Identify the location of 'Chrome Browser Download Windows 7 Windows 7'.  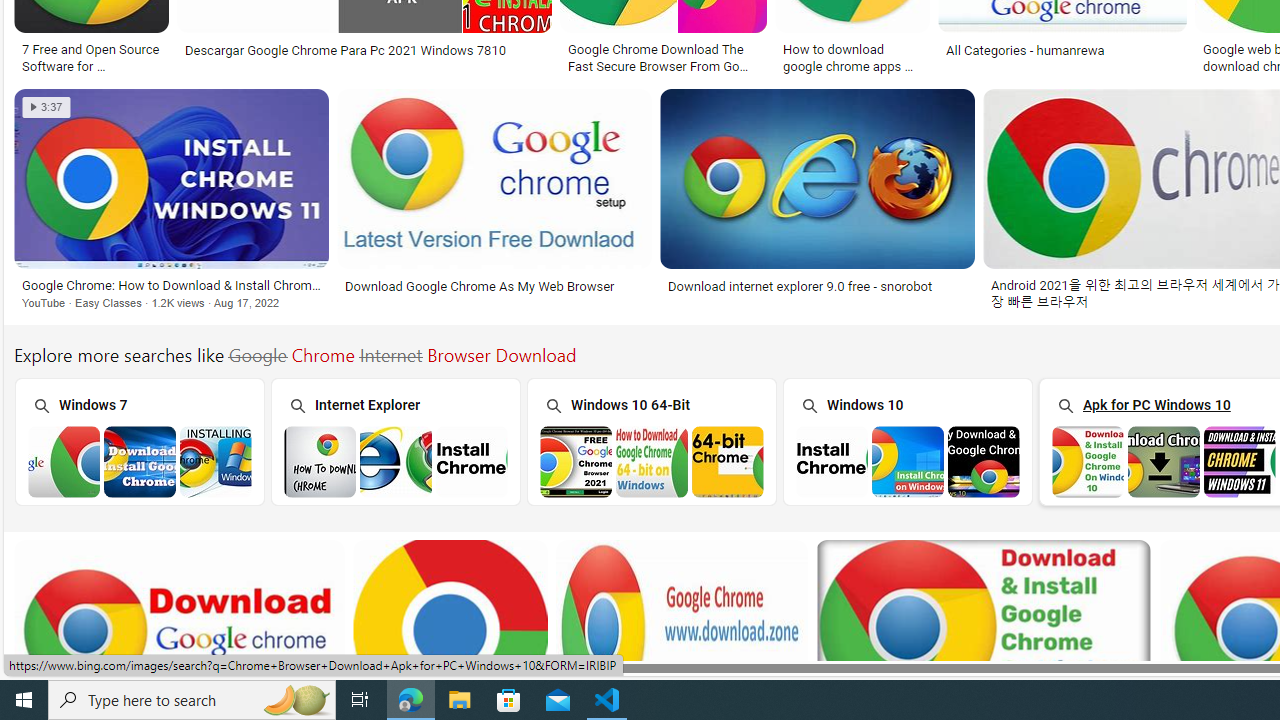
(138, 440).